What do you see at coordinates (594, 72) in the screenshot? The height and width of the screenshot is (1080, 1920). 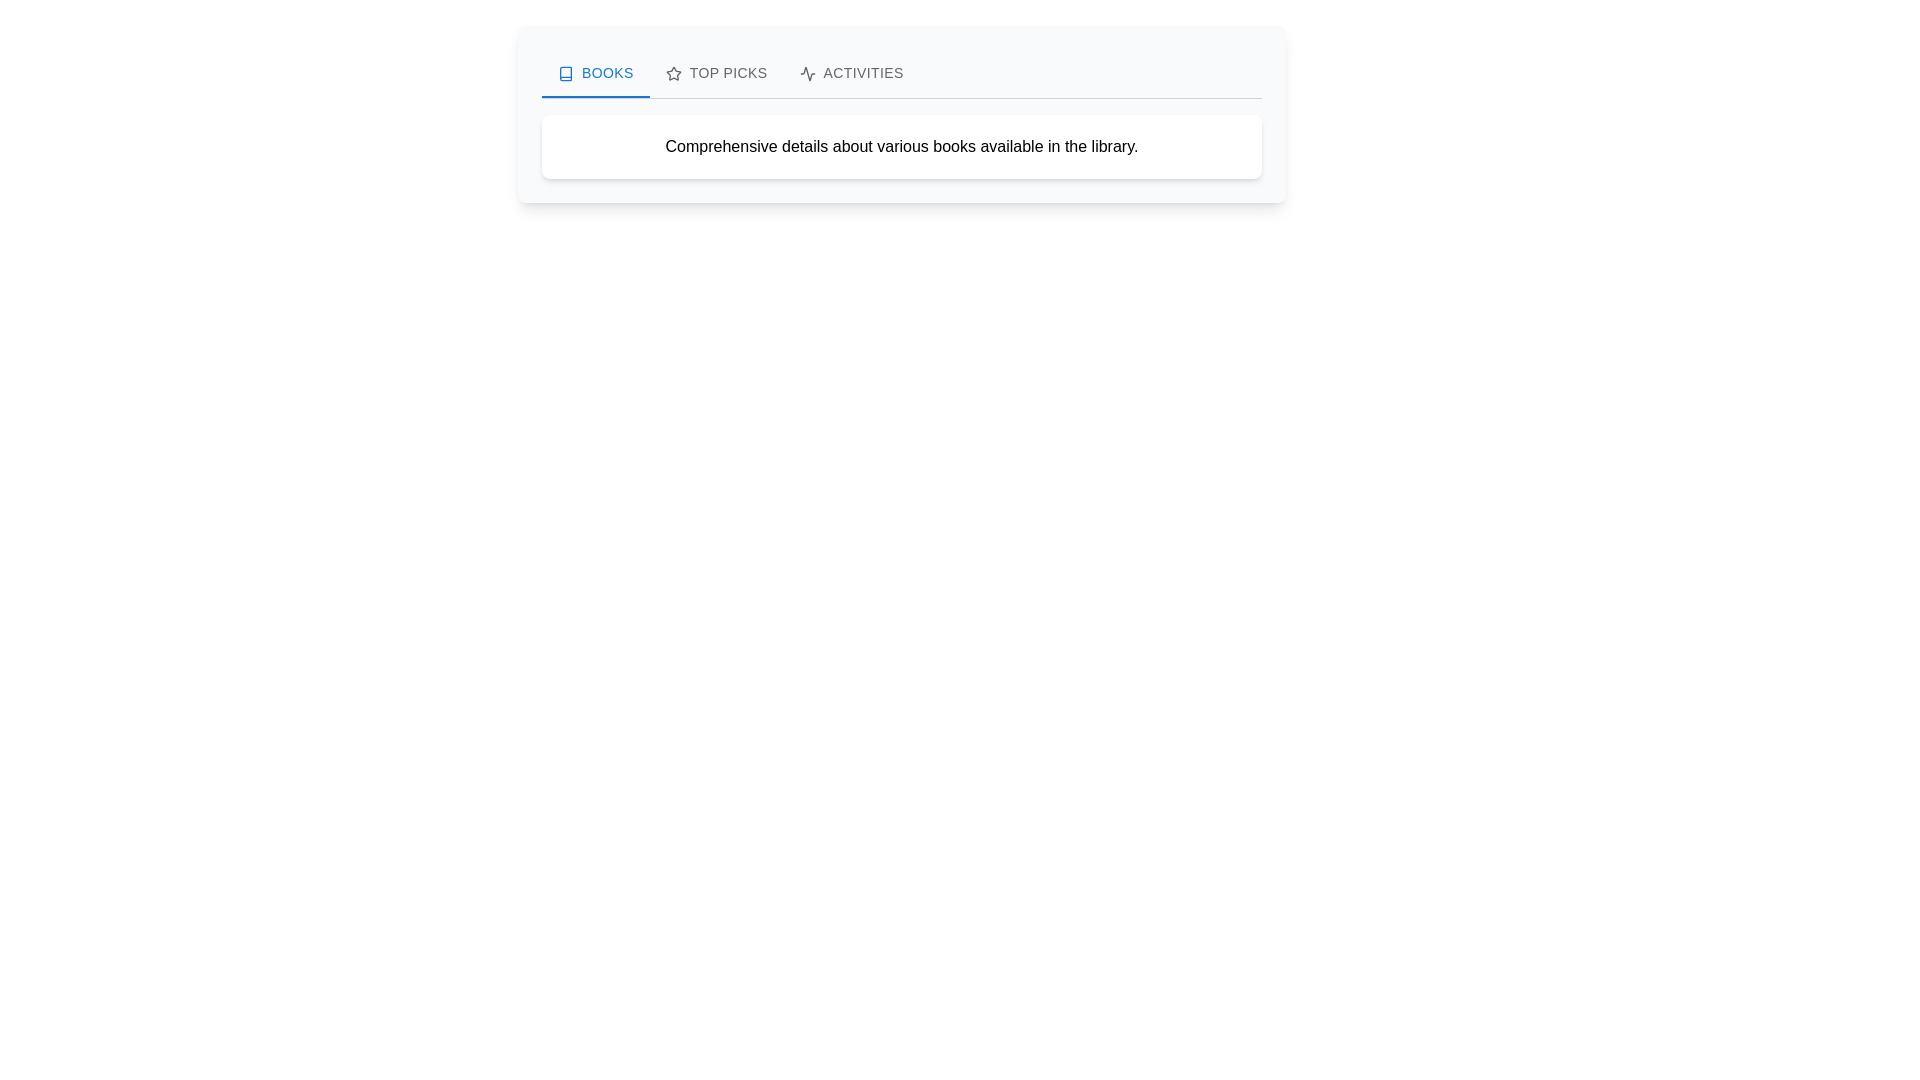 I see `the 'Books' tab, which is the active tab in the horizontal navigation bar, indicated by its blue icon and capitalized blue text` at bounding box center [594, 72].